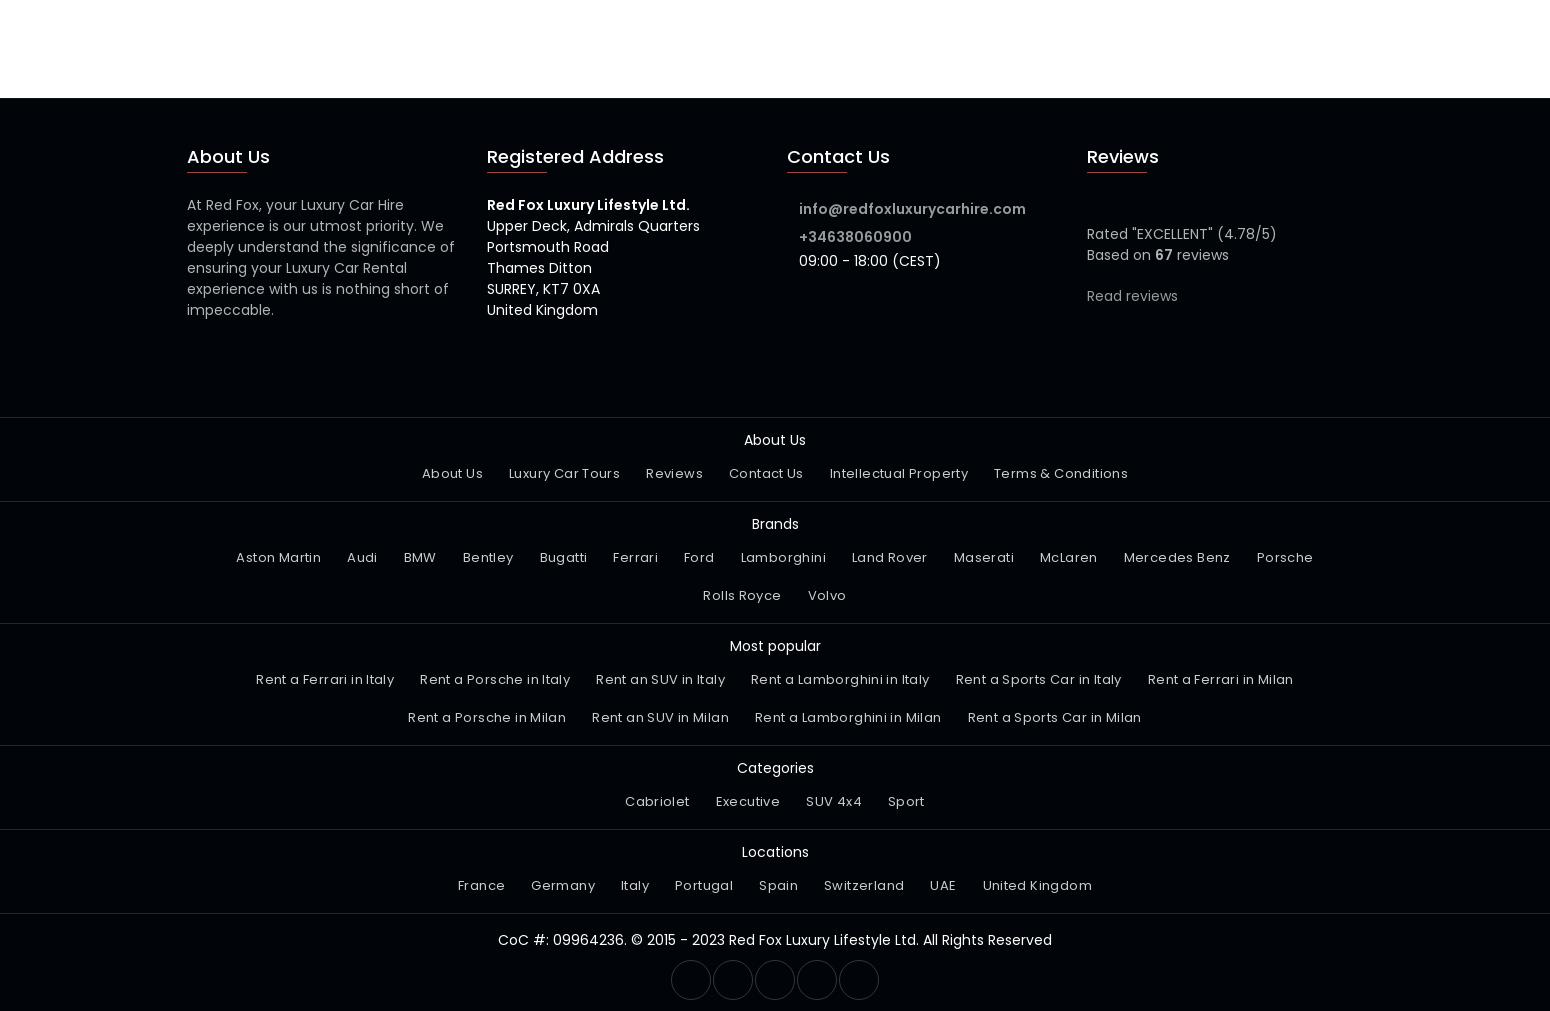 The height and width of the screenshot is (1011, 1550). I want to click on 'Bugatti', so click(562, 557).